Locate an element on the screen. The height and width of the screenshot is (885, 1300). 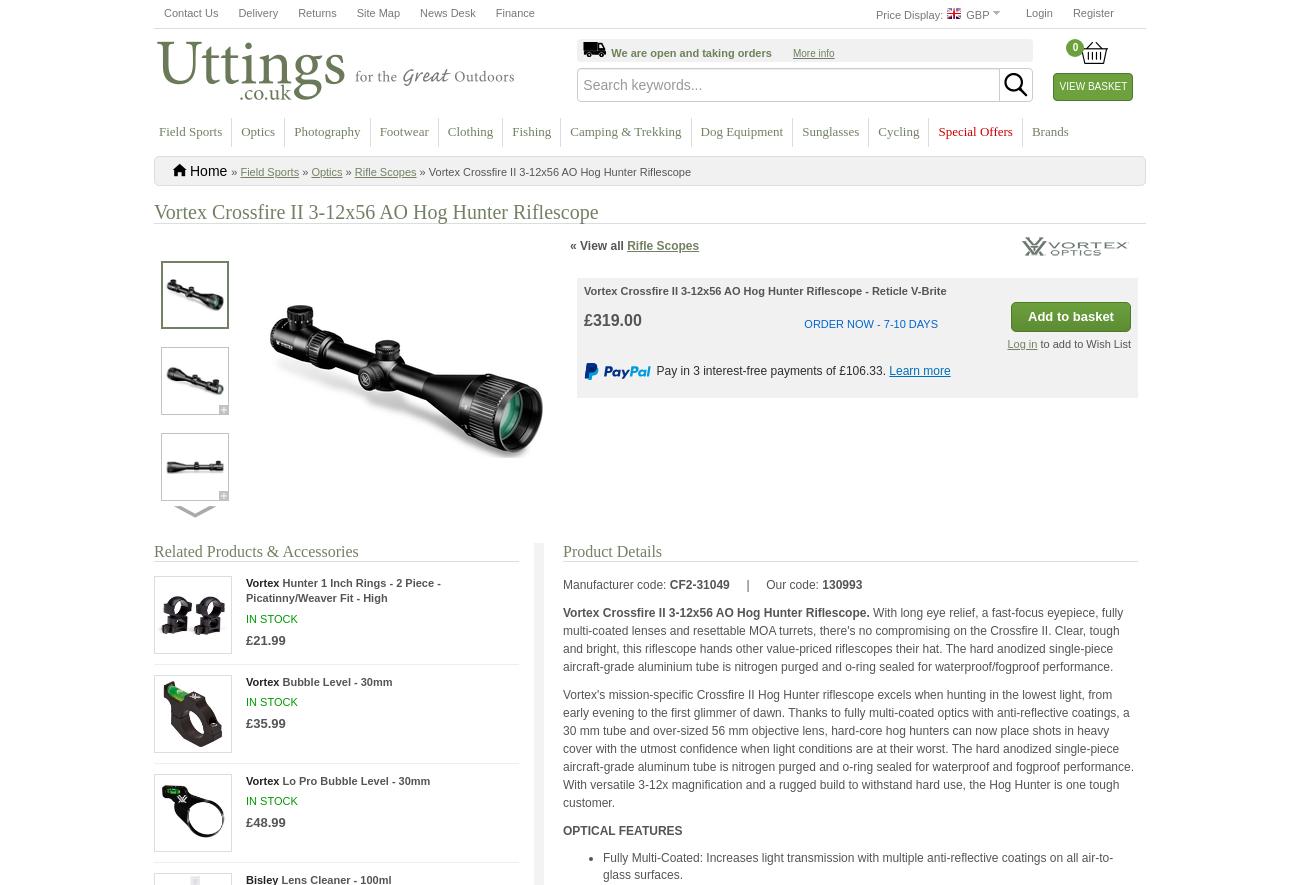
'Delivery' is located at coordinates (257, 13).